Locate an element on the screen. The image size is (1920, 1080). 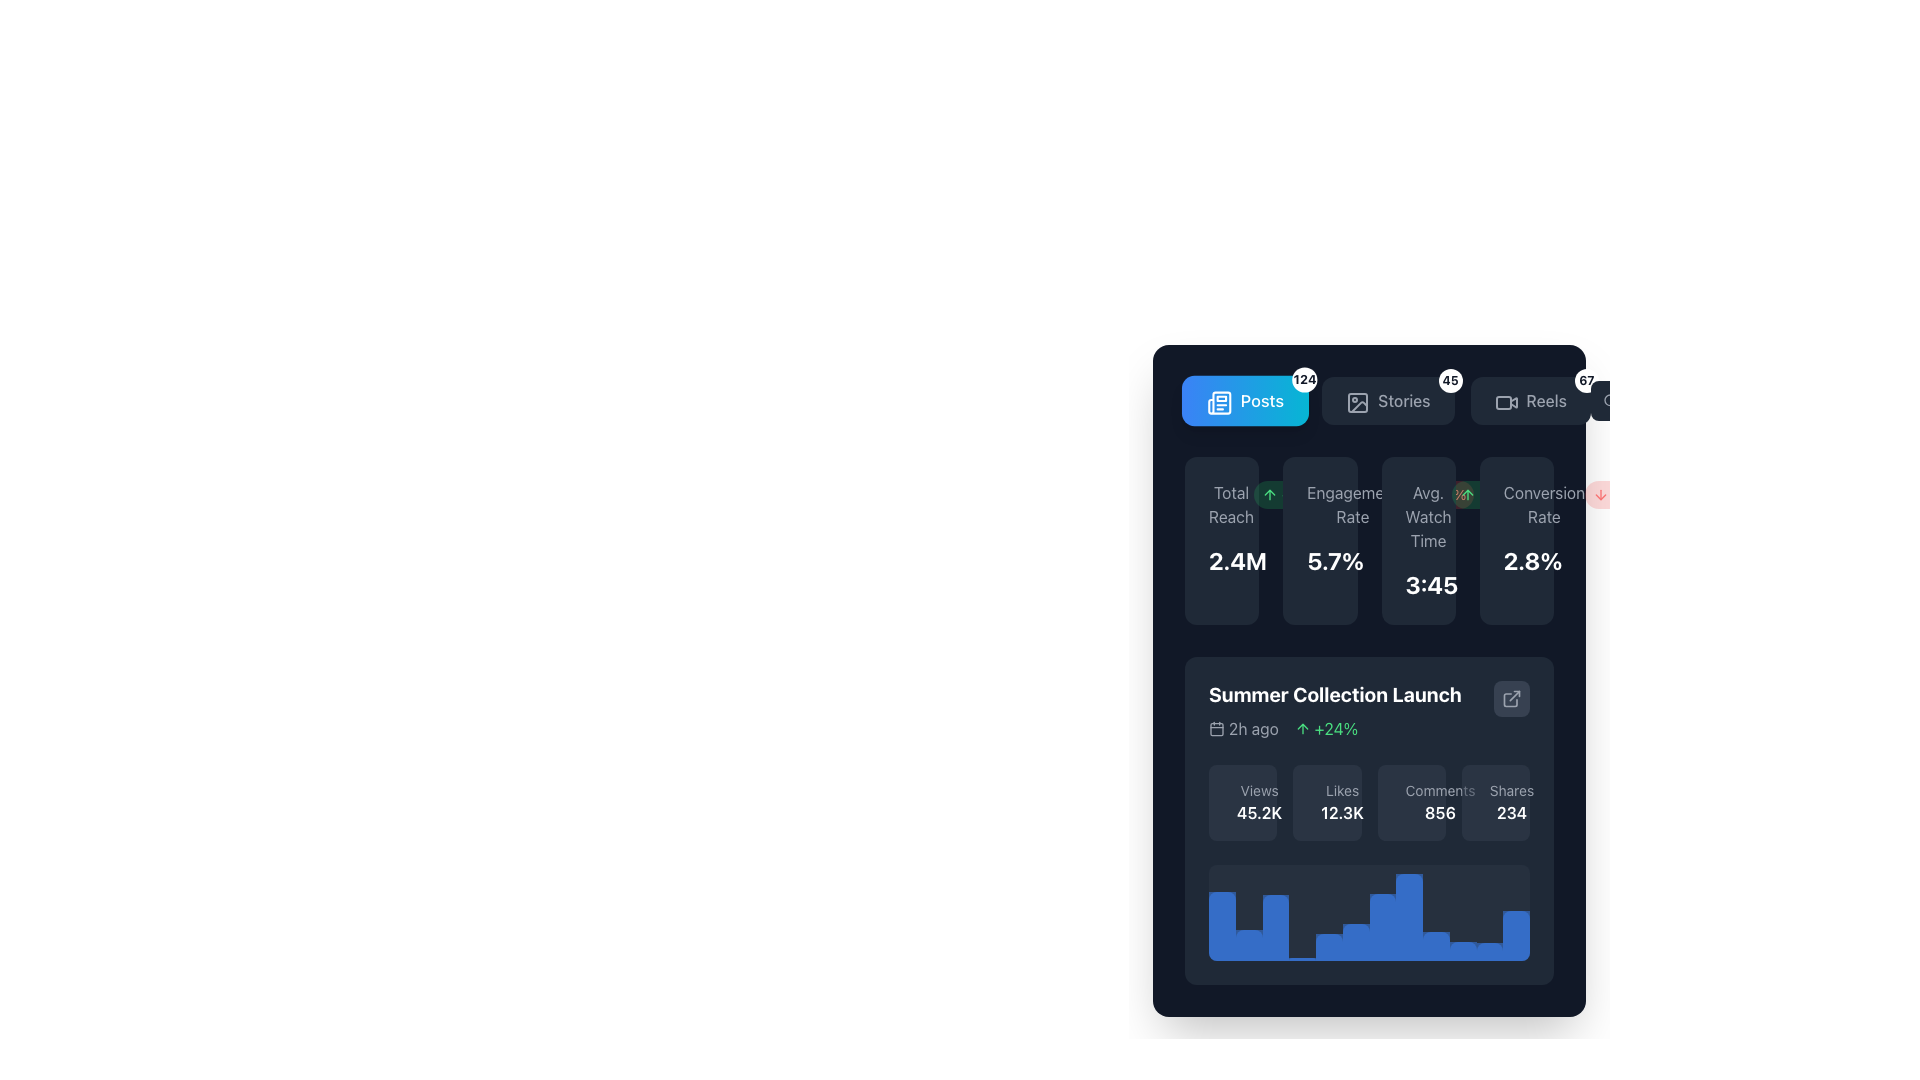
the 'Stories' text label located centrally within a rounded rectangular button in the navigation bar is located at coordinates (1403, 401).